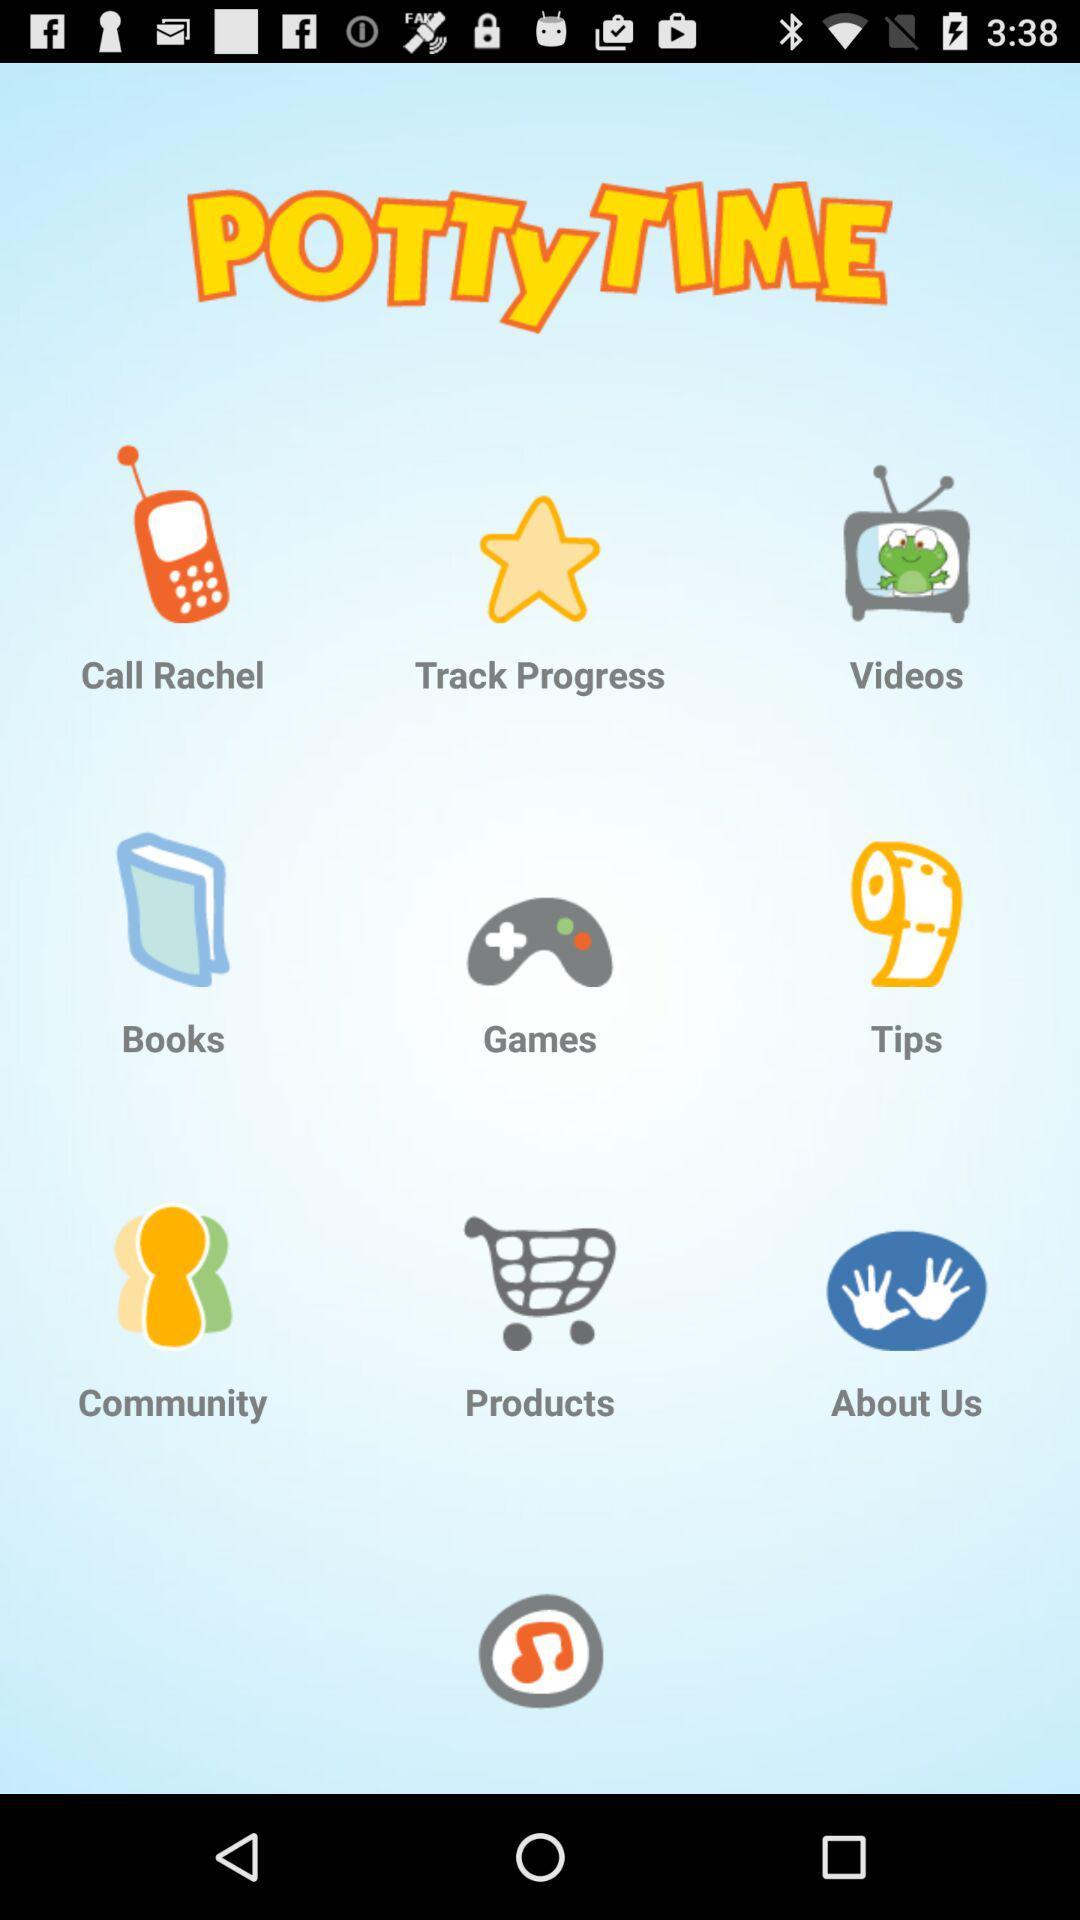 The image size is (1080, 1920). Describe the element at coordinates (172, 1244) in the screenshot. I see `icon above the community icon` at that location.